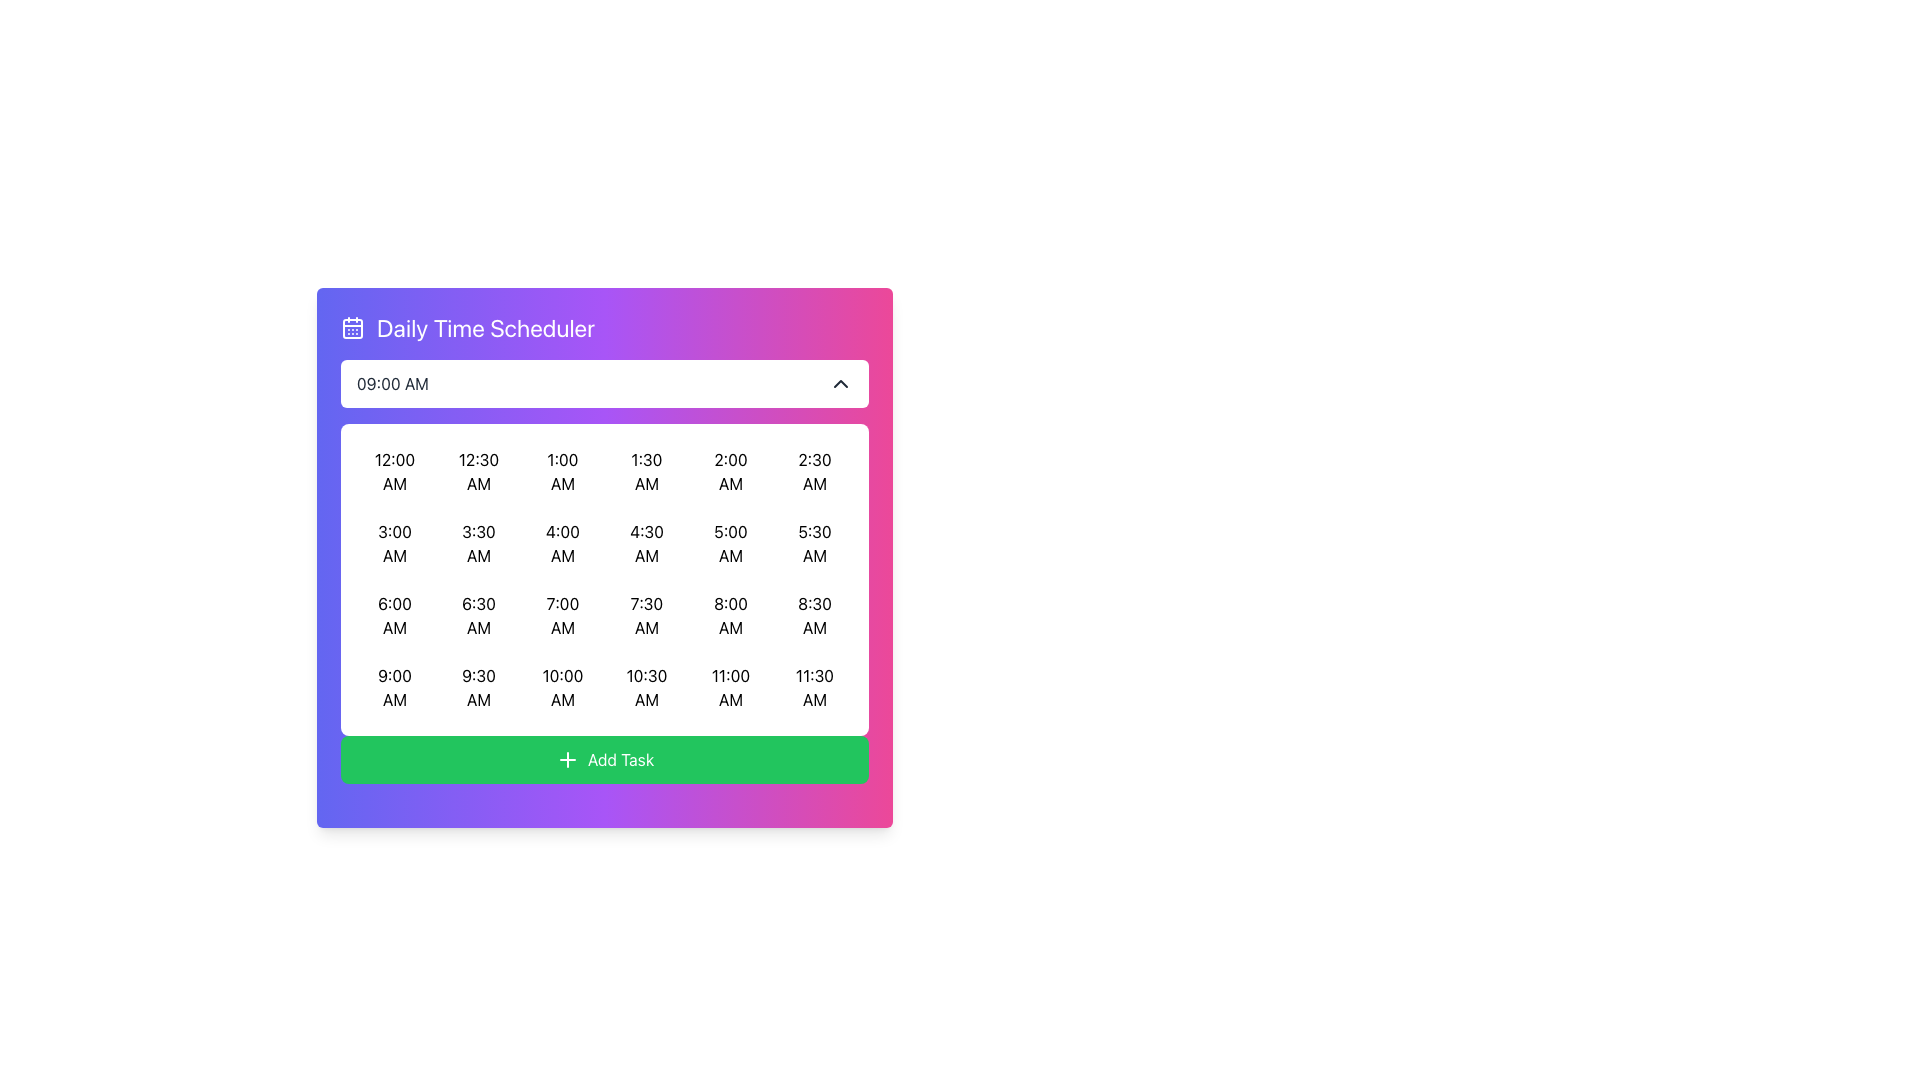 The image size is (1920, 1080). Describe the element at coordinates (478, 686) in the screenshot. I see `the '9:30 AM' selection button in the scheduler` at that location.